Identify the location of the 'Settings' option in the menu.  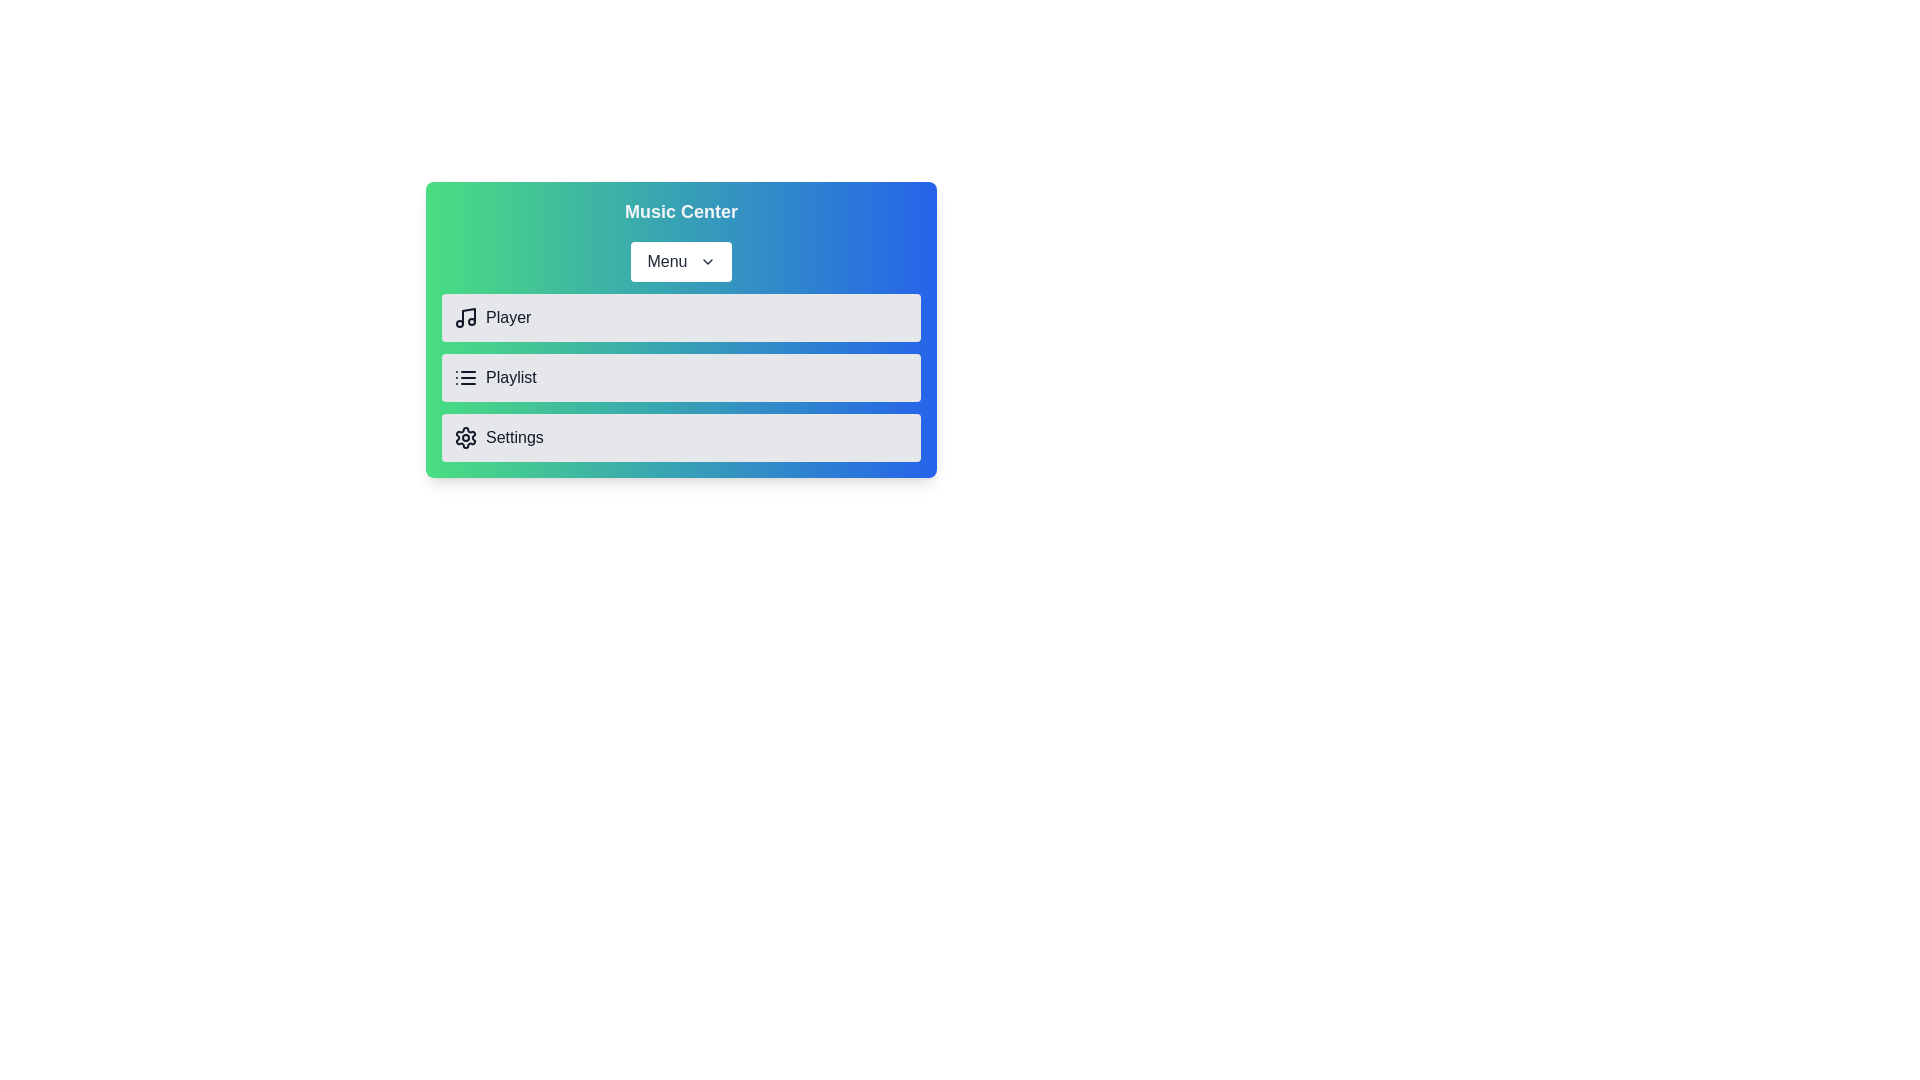
(681, 437).